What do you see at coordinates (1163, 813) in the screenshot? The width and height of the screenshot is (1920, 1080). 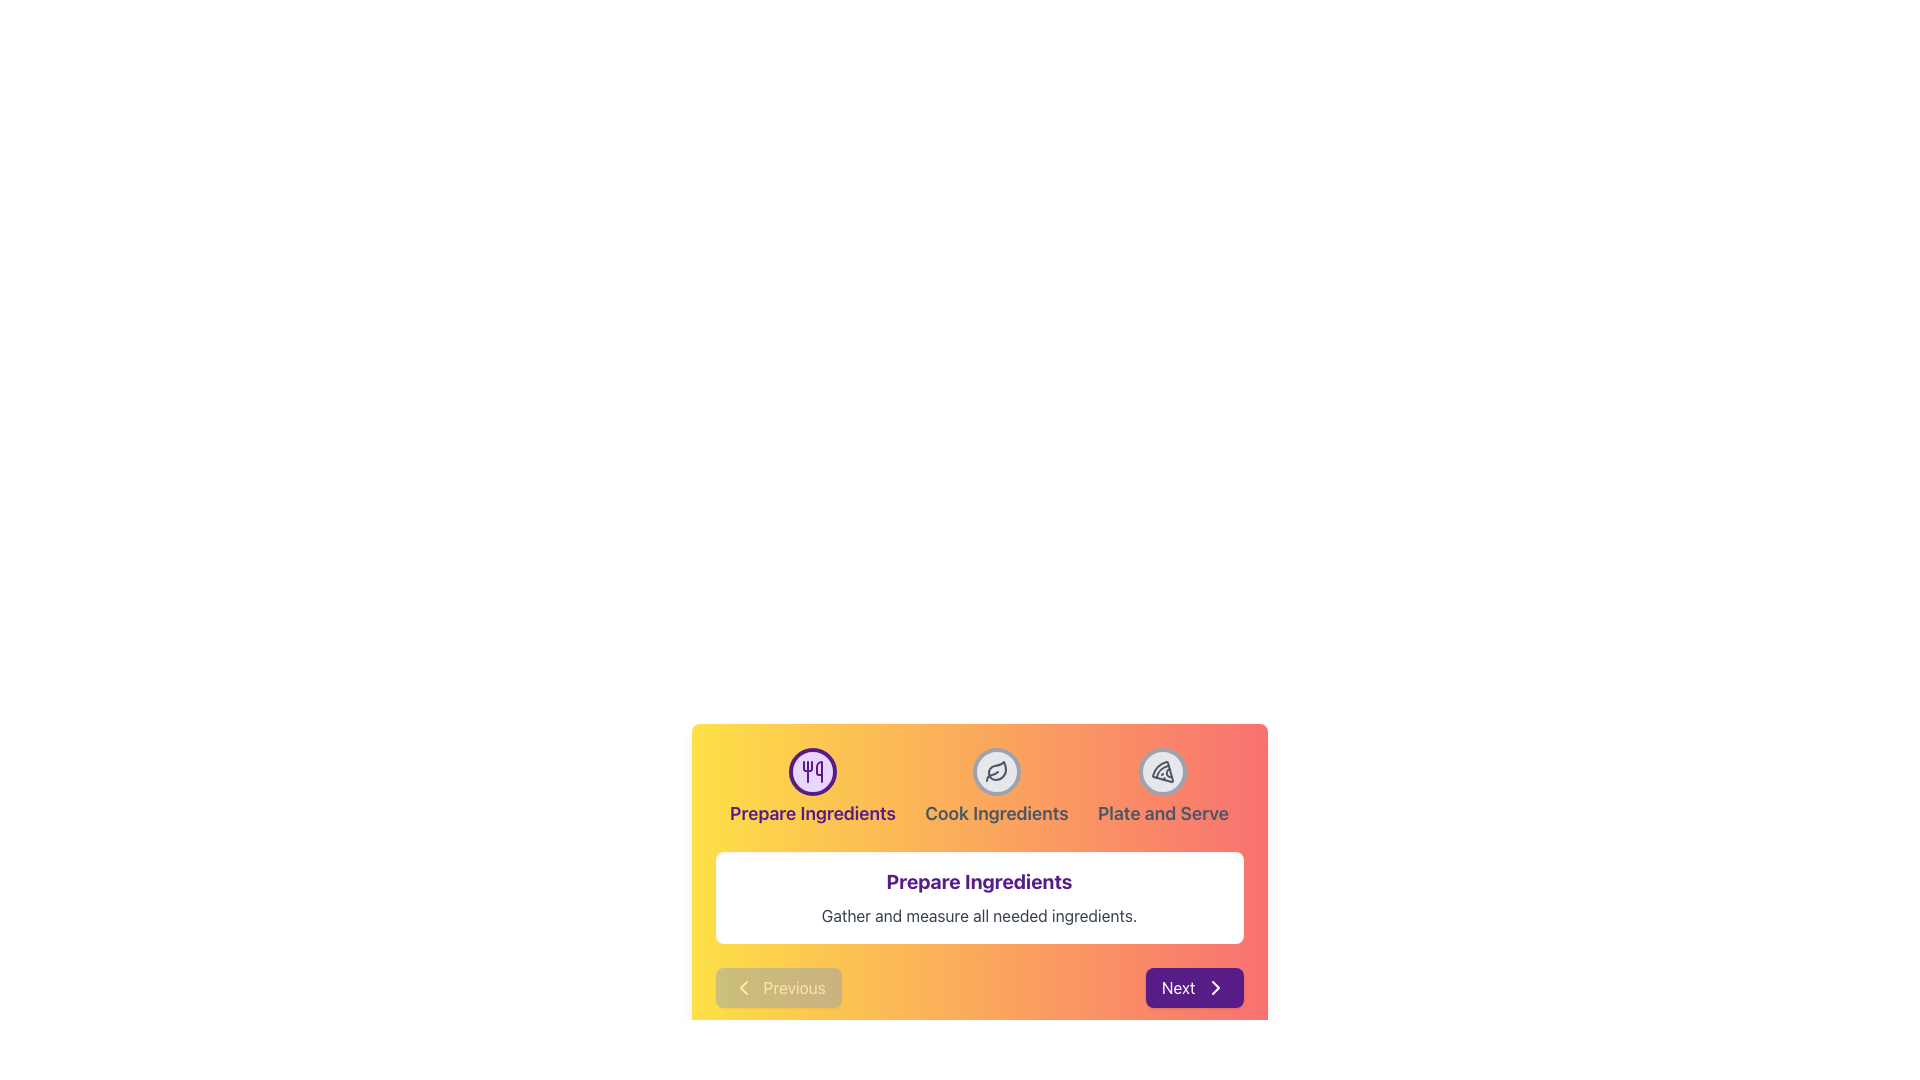 I see `the text label 'Plate and Serve' which is prominently styled with a larger, bold font and has an orange background, located at the right of 'Cook Ingredients'` at bounding box center [1163, 813].